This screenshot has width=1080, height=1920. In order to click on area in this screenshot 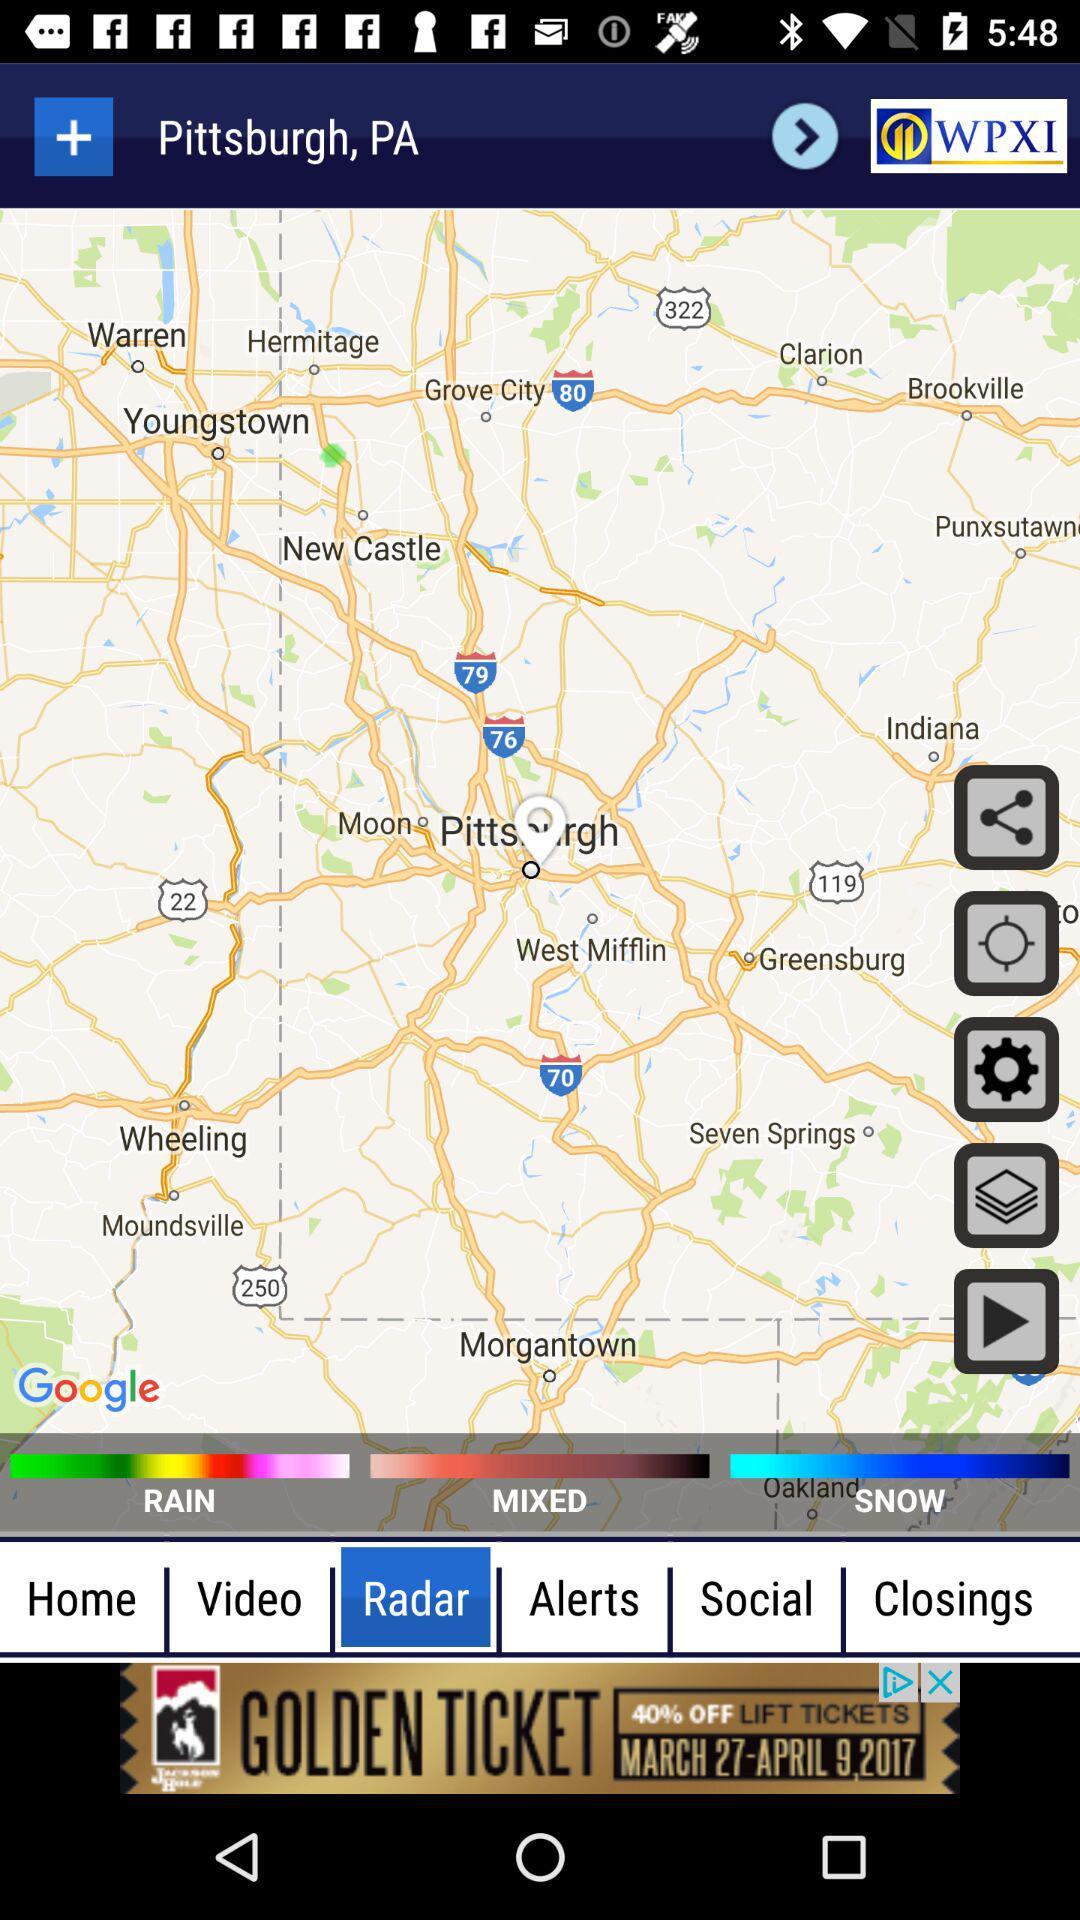, I will do `click(72, 135)`.